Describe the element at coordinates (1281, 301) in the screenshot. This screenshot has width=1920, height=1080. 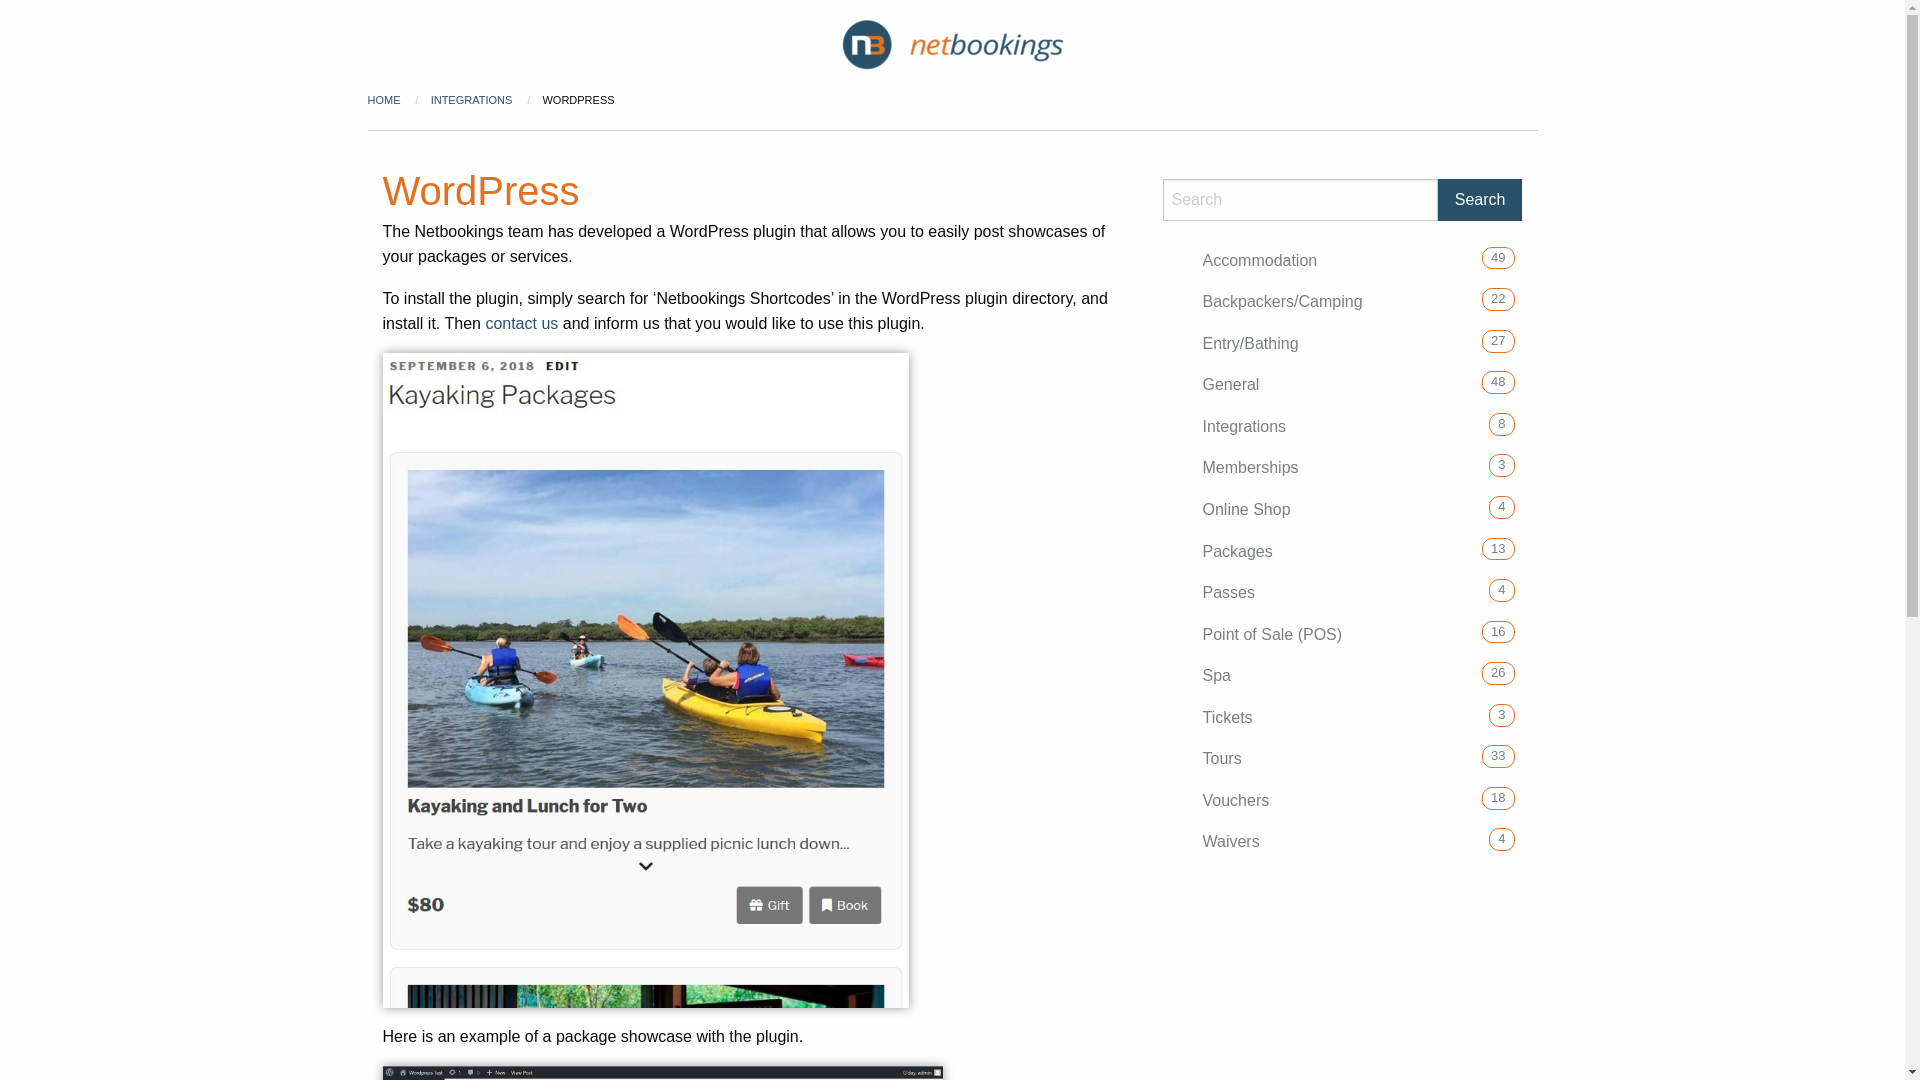
I see `'Backpackers/Camping'` at that location.